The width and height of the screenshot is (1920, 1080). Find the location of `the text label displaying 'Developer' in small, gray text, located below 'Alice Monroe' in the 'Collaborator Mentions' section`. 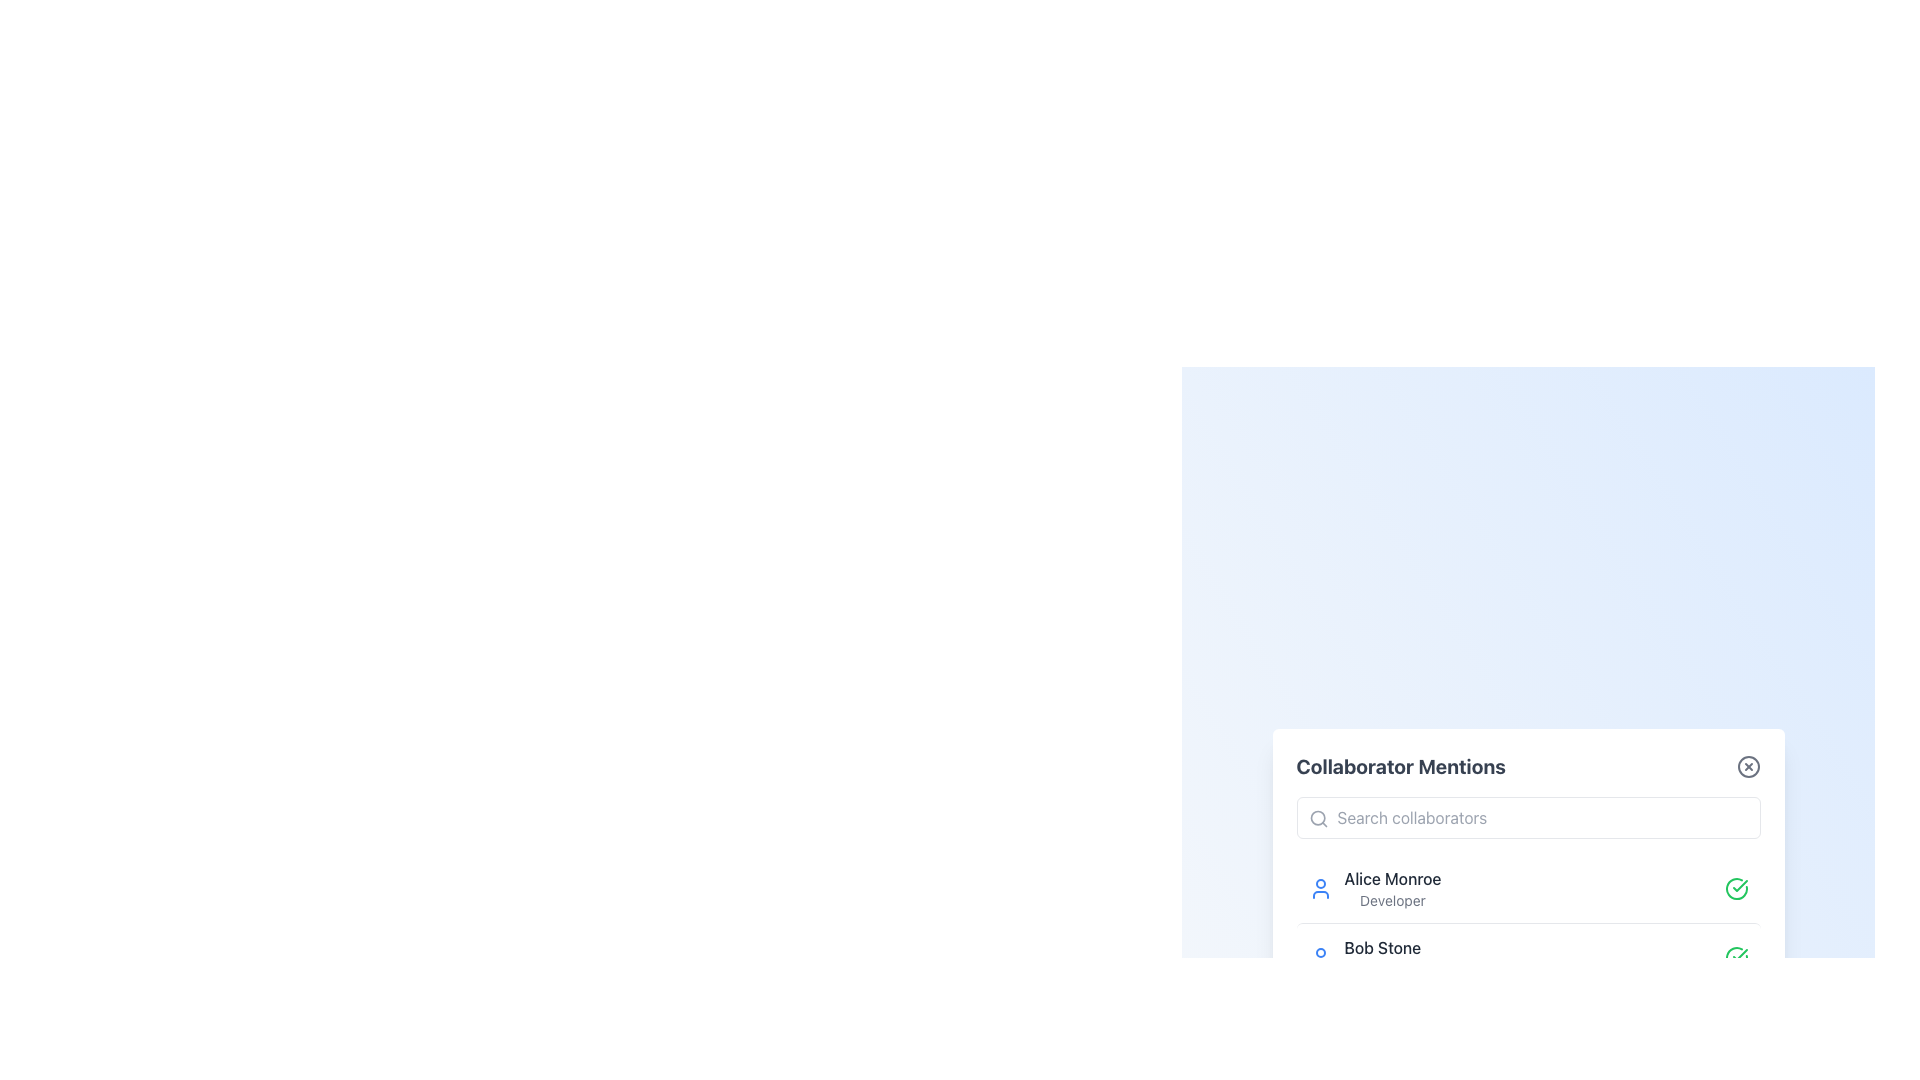

the text label displaying 'Developer' in small, gray text, located below 'Alice Monroe' in the 'Collaborator Mentions' section is located at coordinates (1391, 901).